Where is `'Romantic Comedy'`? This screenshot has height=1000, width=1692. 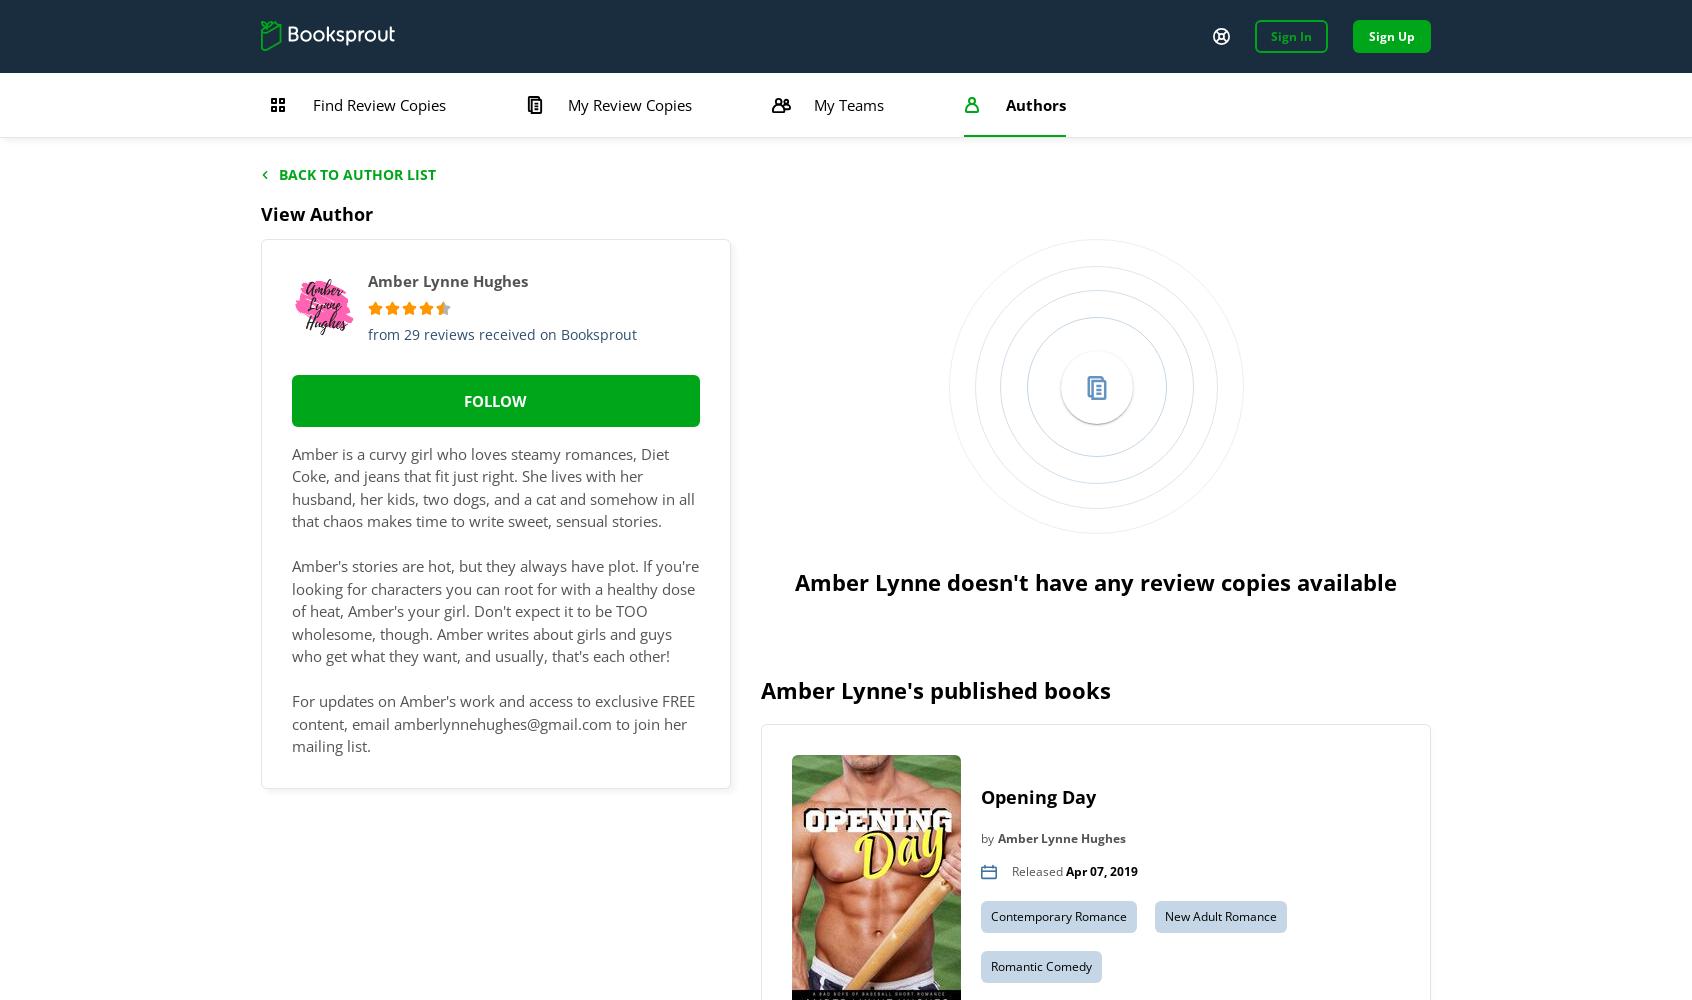
'Romantic Comedy' is located at coordinates (990, 964).